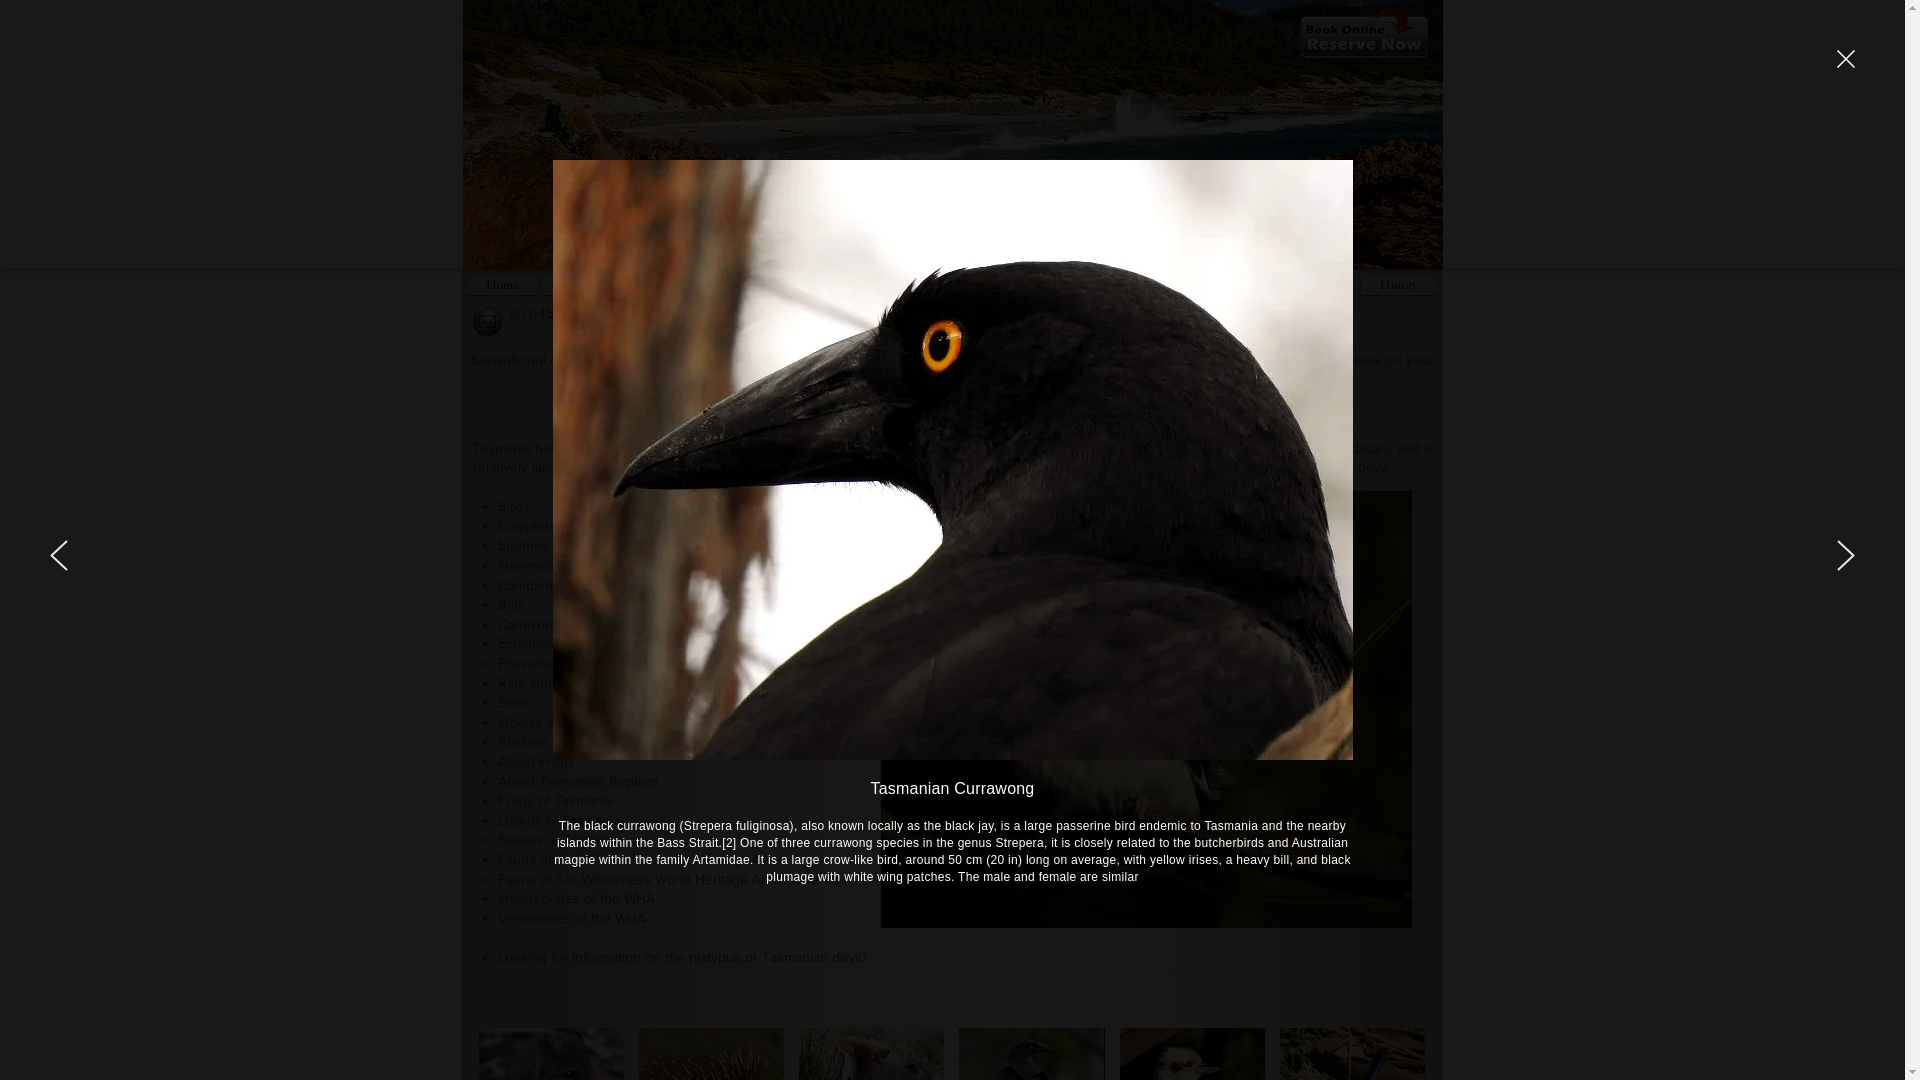 This screenshot has height=1080, width=1920. I want to click on 'About Tasmanian Reptiles', so click(577, 779).